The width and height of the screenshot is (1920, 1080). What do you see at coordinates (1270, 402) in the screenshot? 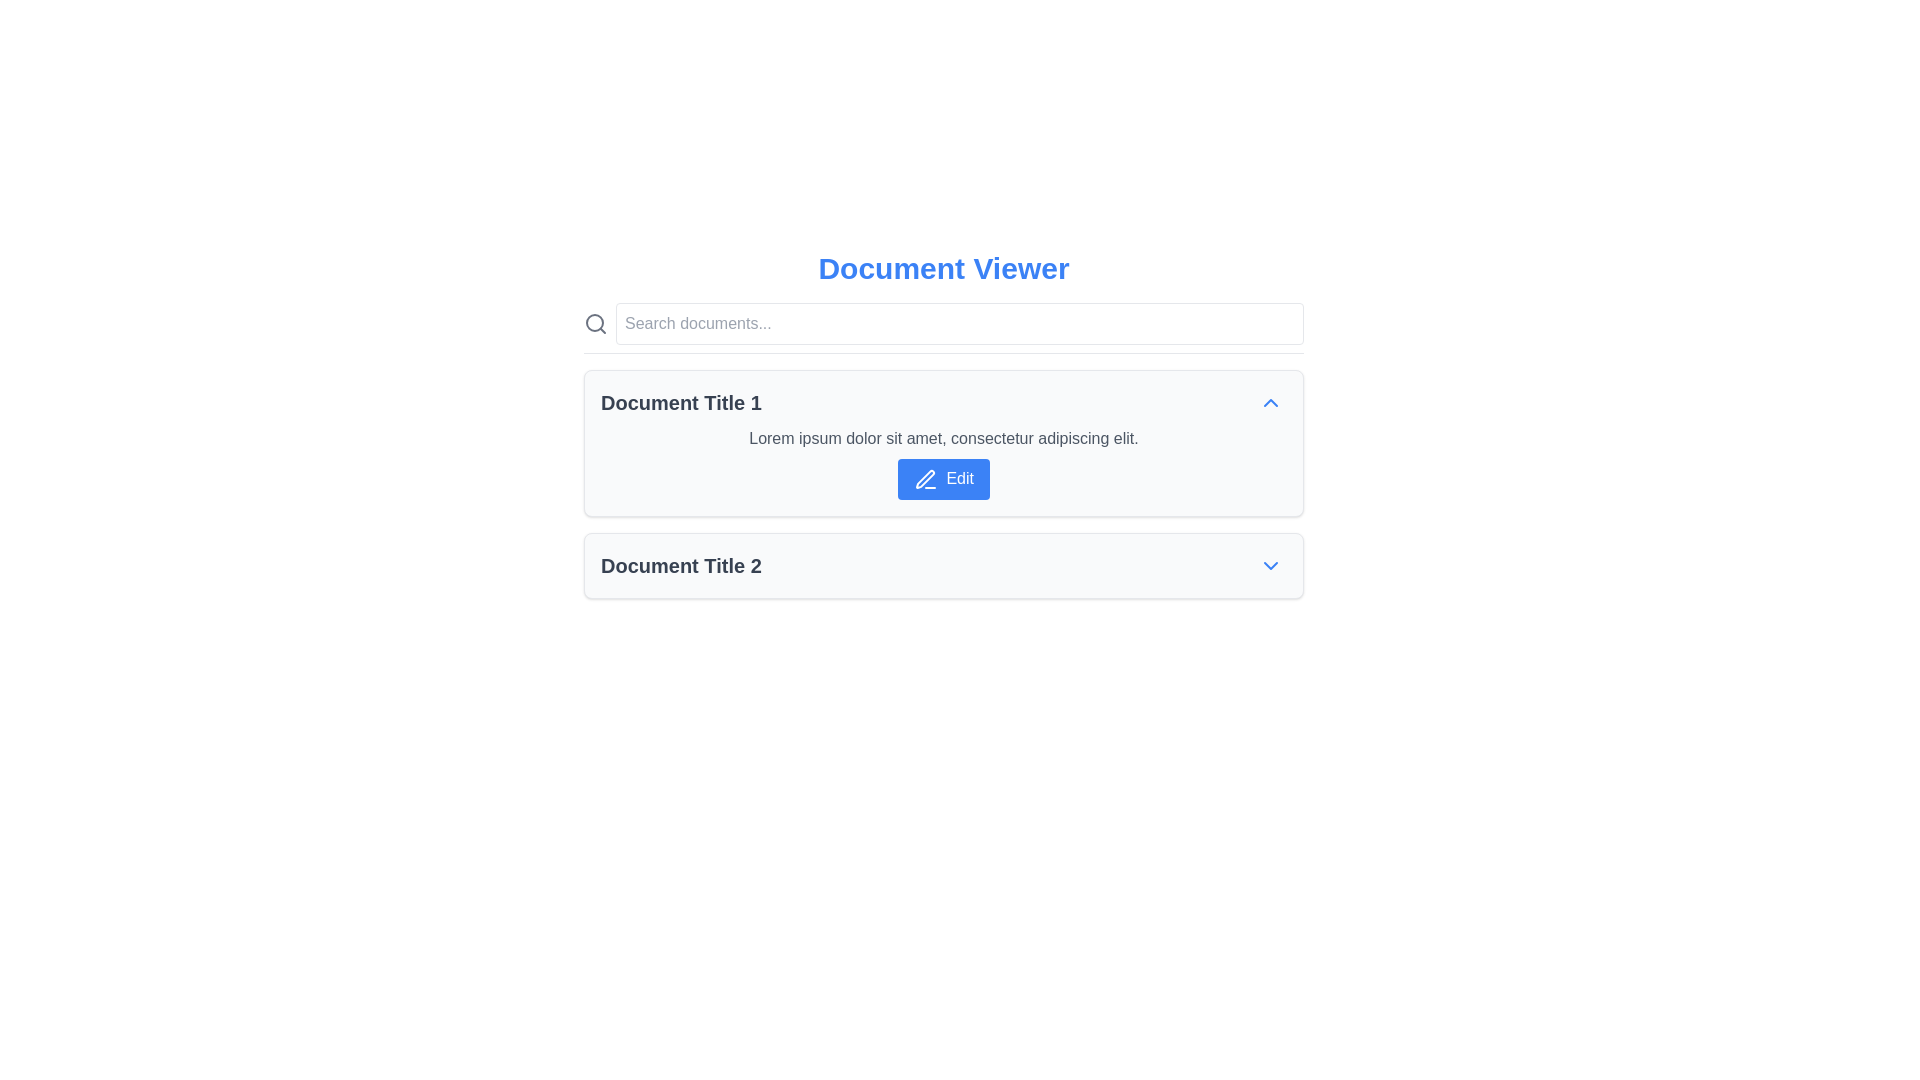
I see `the upward pointing chevron icon styled as a button located at the upper-right corner of the section displaying 'Document Title 1'` at bounding box center [1270, 402].